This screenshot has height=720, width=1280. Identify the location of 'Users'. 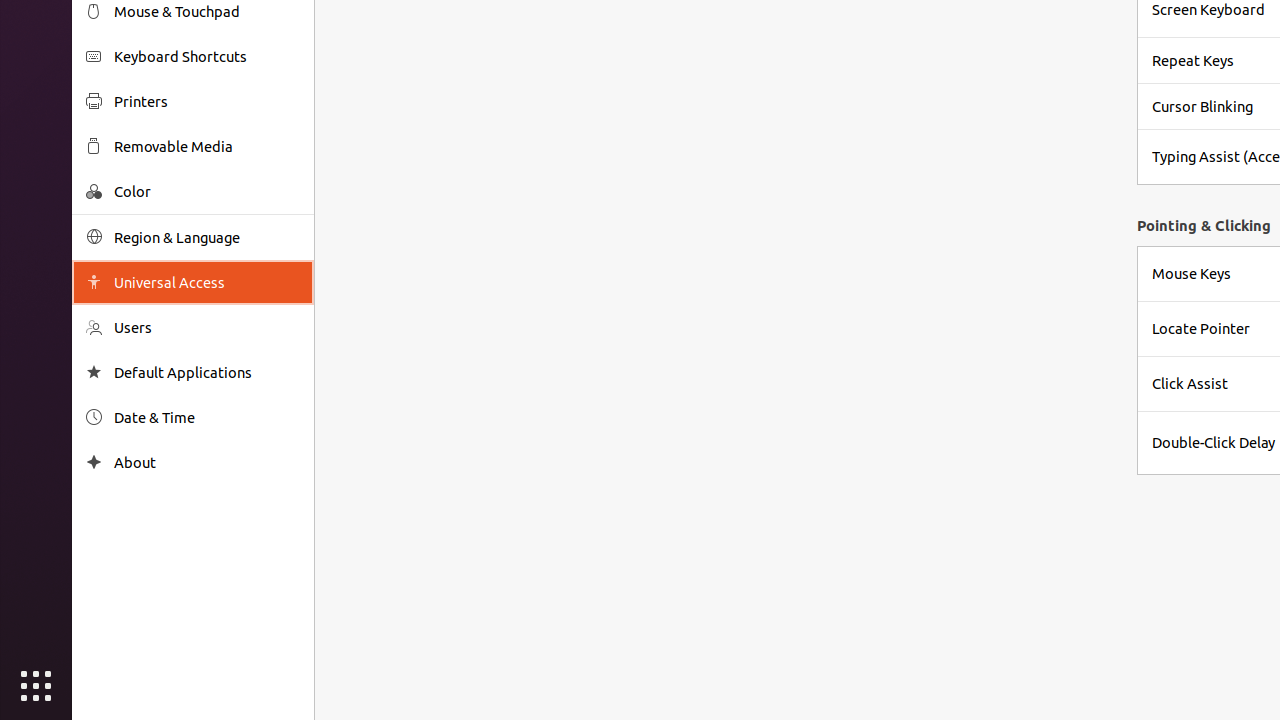
(206, 326).